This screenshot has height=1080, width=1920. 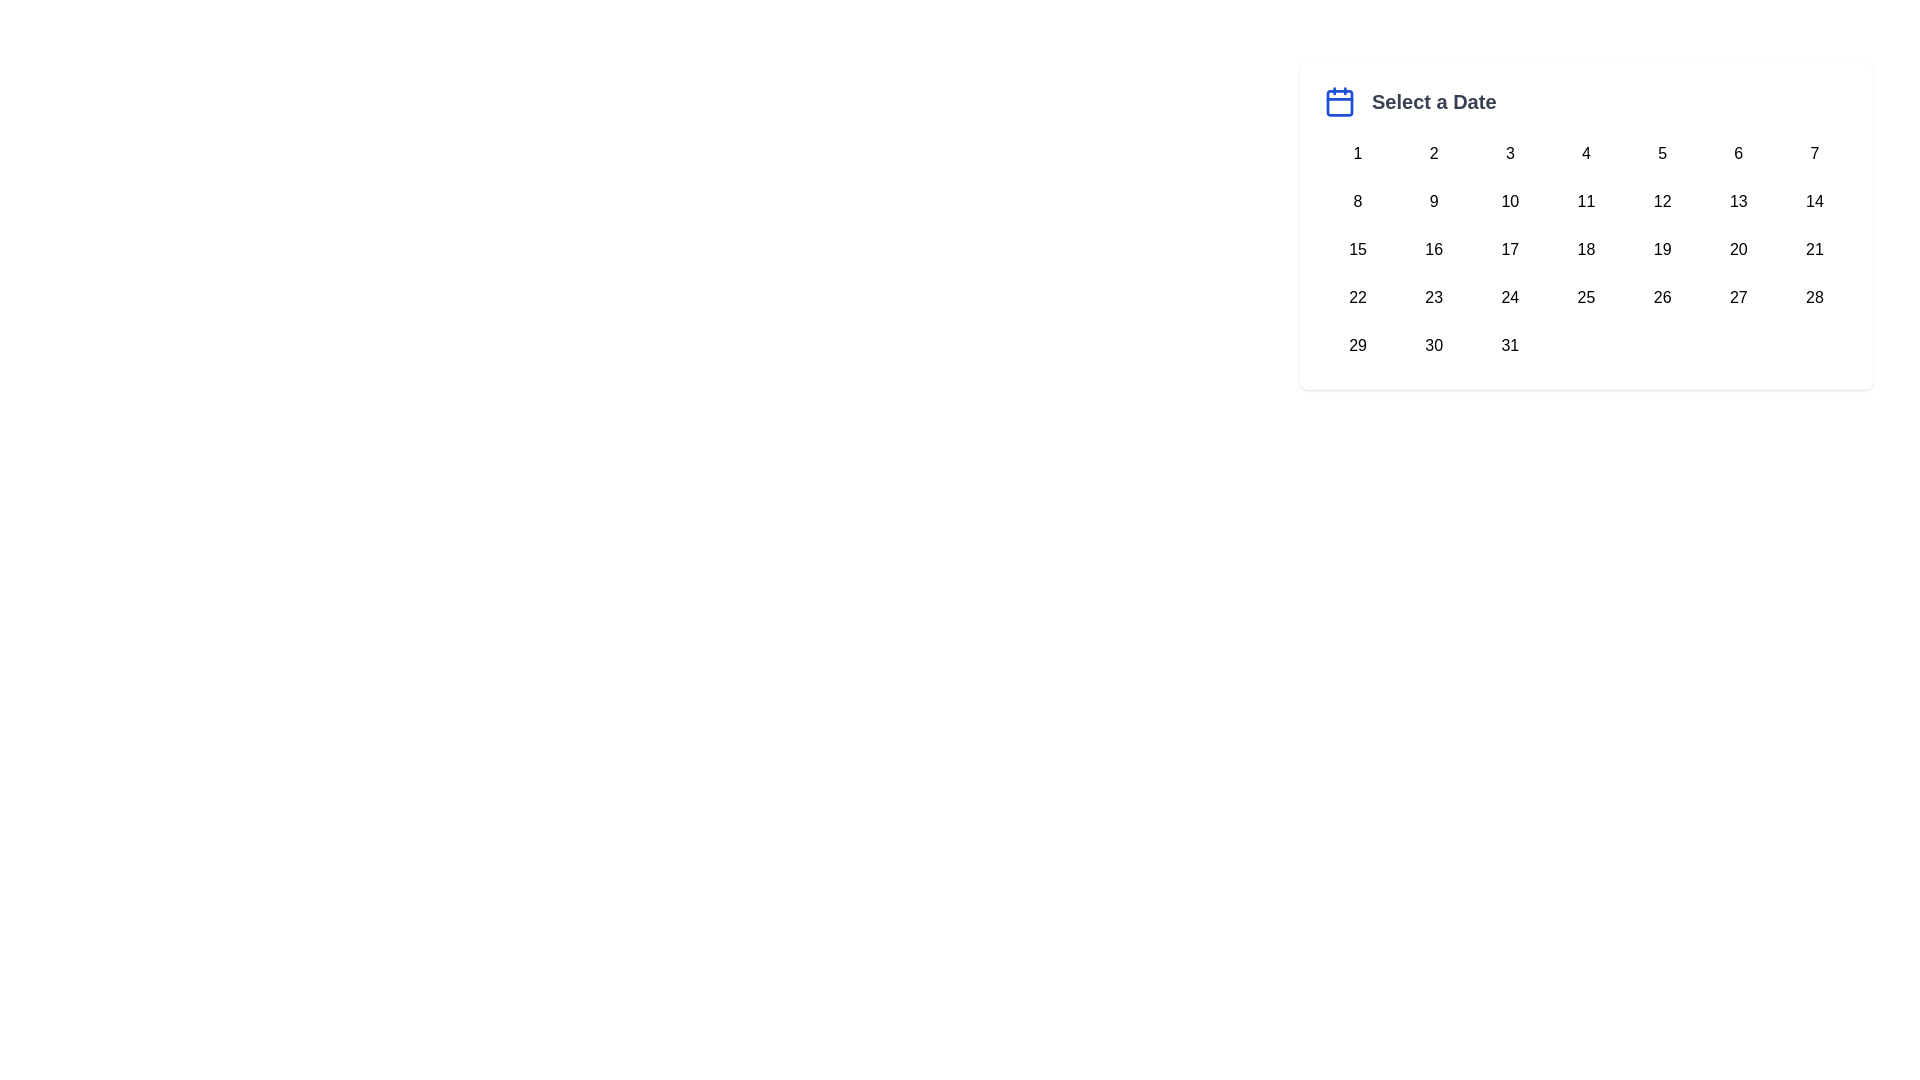 I want to click on the 28th button in the calendar interface, so click(x=1814, y=297).